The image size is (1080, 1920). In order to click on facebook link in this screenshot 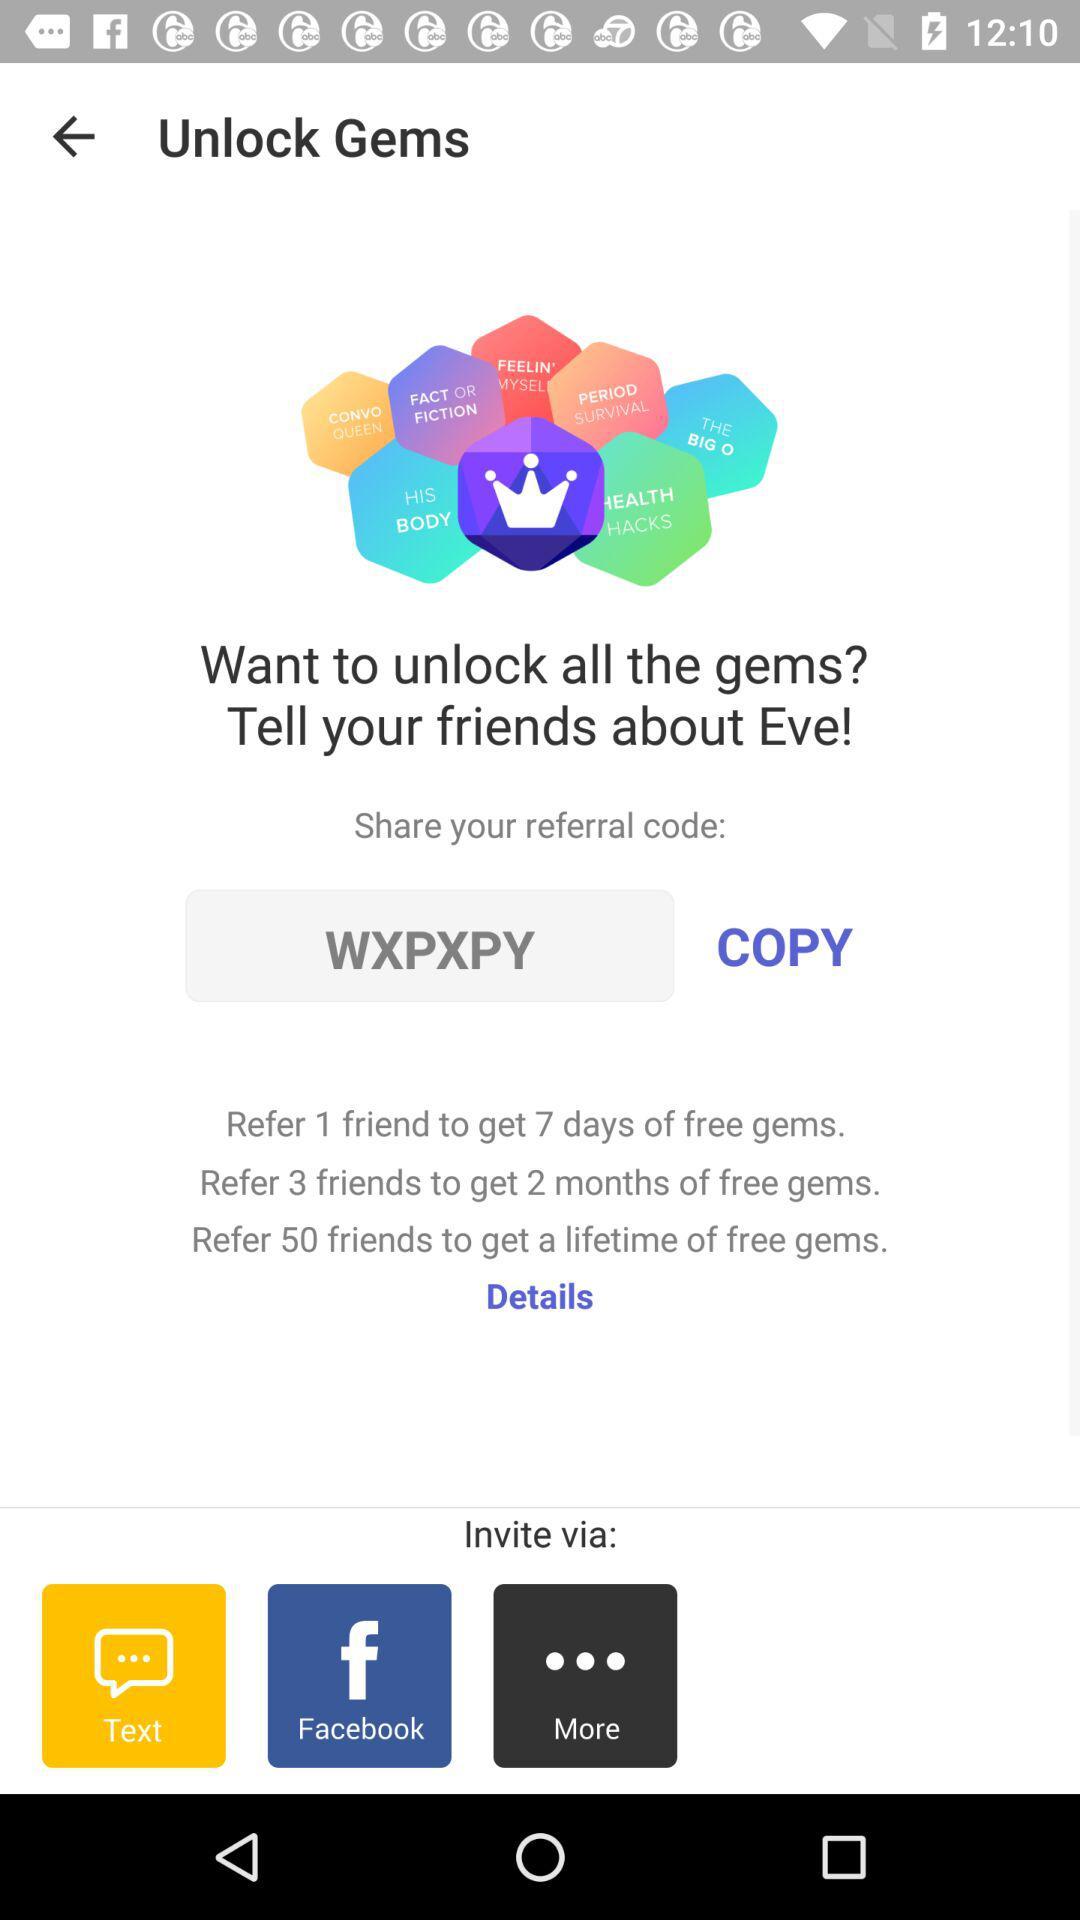, I will do `click(358, 1675)`.